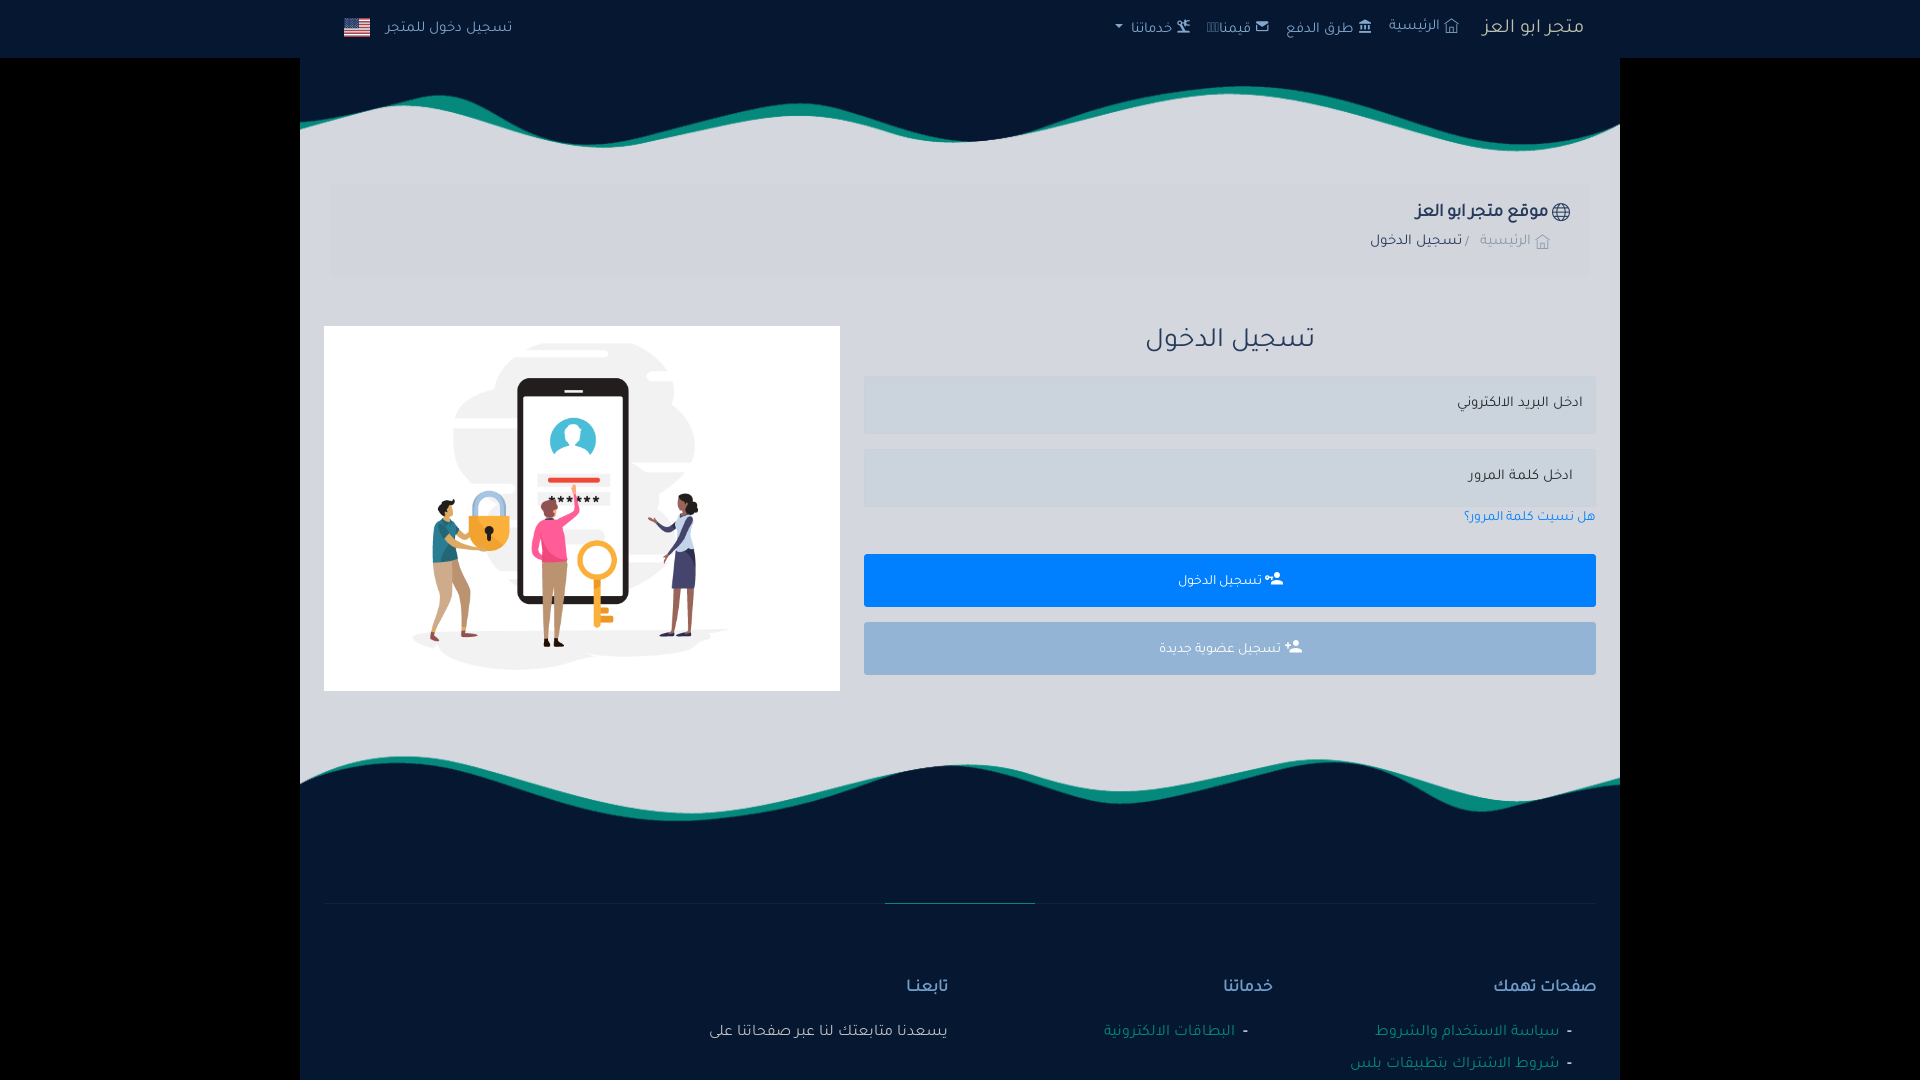 The width and height of the screenshot is (1920, 1080). Describe the element at coordinates (356, 27) in the screenshot. I see `'English Language'` at that location.